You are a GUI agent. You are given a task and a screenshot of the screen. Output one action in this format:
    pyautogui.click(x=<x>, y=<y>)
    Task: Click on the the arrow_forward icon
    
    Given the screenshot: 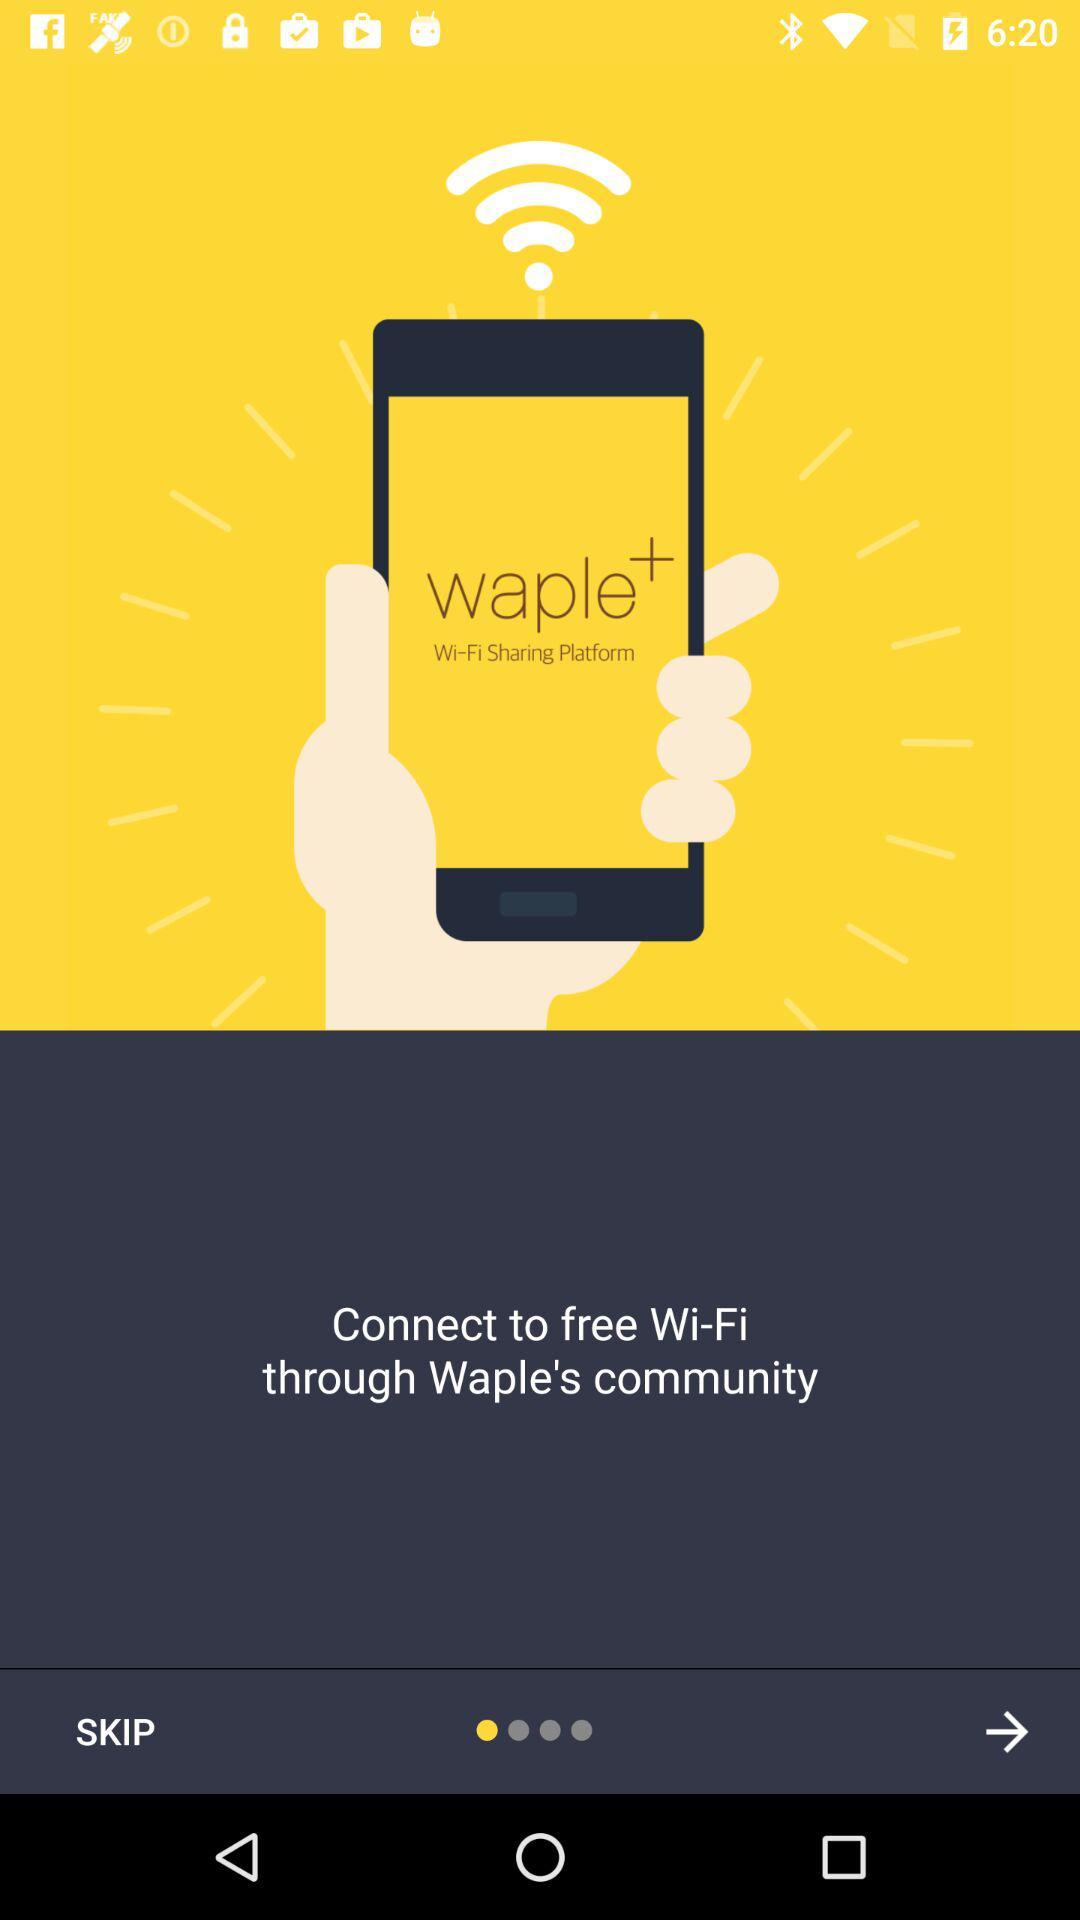 What is the action you would take?
    pyautogui.click(x=1006, y=1730)
    